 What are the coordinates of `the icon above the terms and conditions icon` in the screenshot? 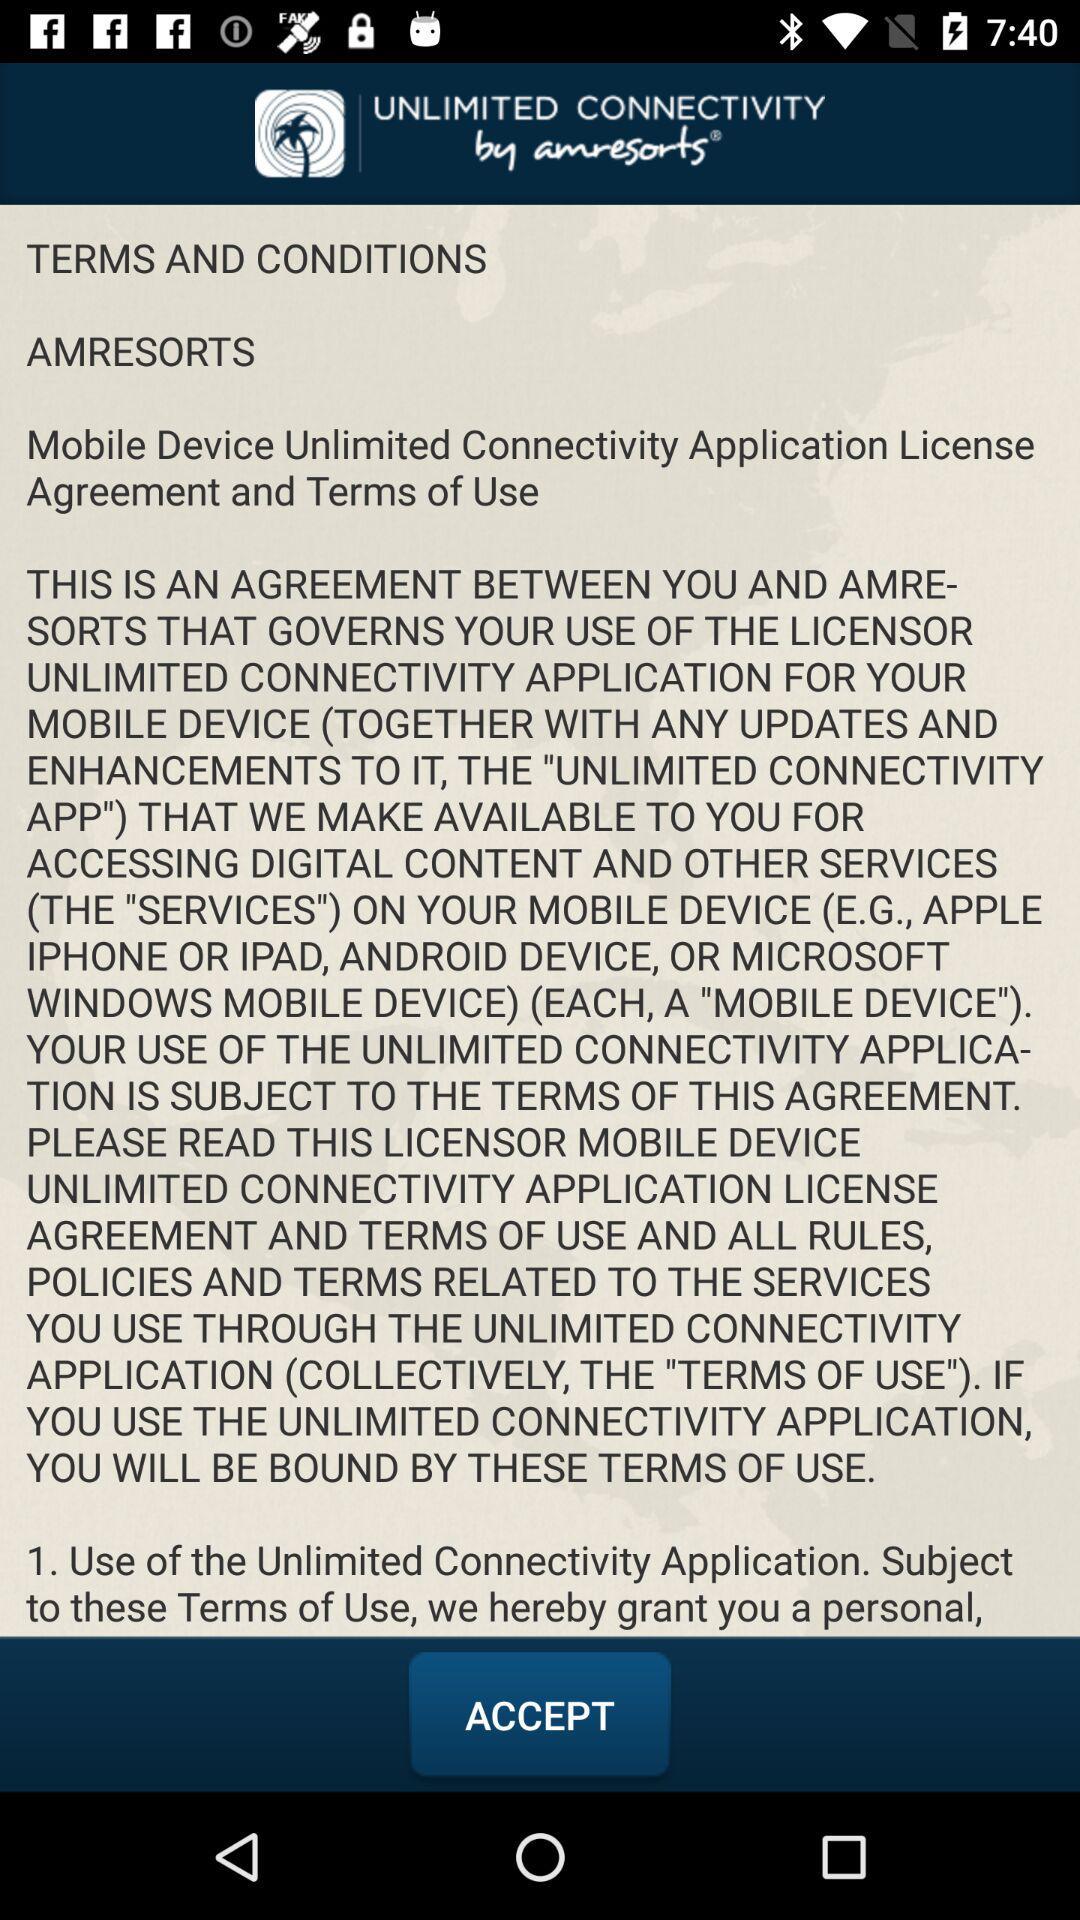 It's located at (540, 132).